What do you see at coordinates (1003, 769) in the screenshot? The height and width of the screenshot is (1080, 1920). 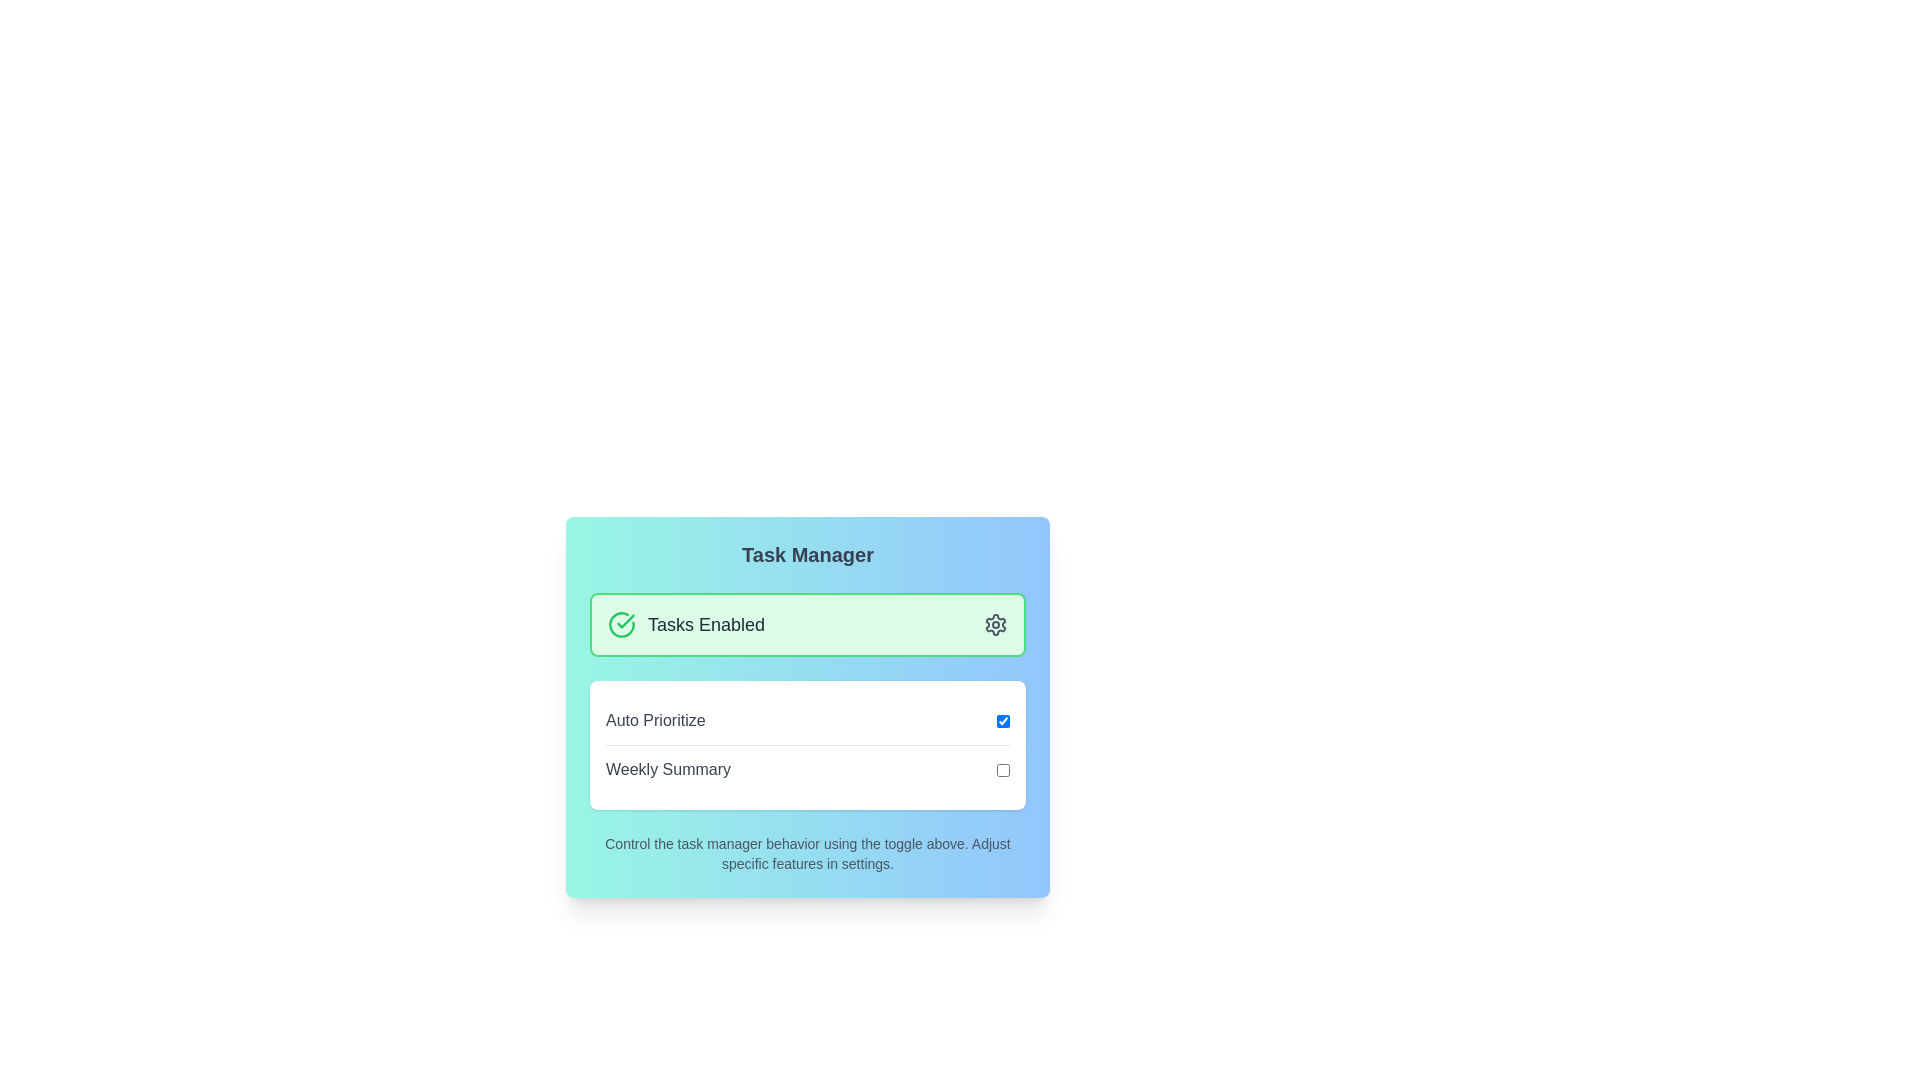 I see `the checkbox styled toggle located to the right of the 'Weekly Summary' label for keyboard interaction` at bounding box center [1003, 769].